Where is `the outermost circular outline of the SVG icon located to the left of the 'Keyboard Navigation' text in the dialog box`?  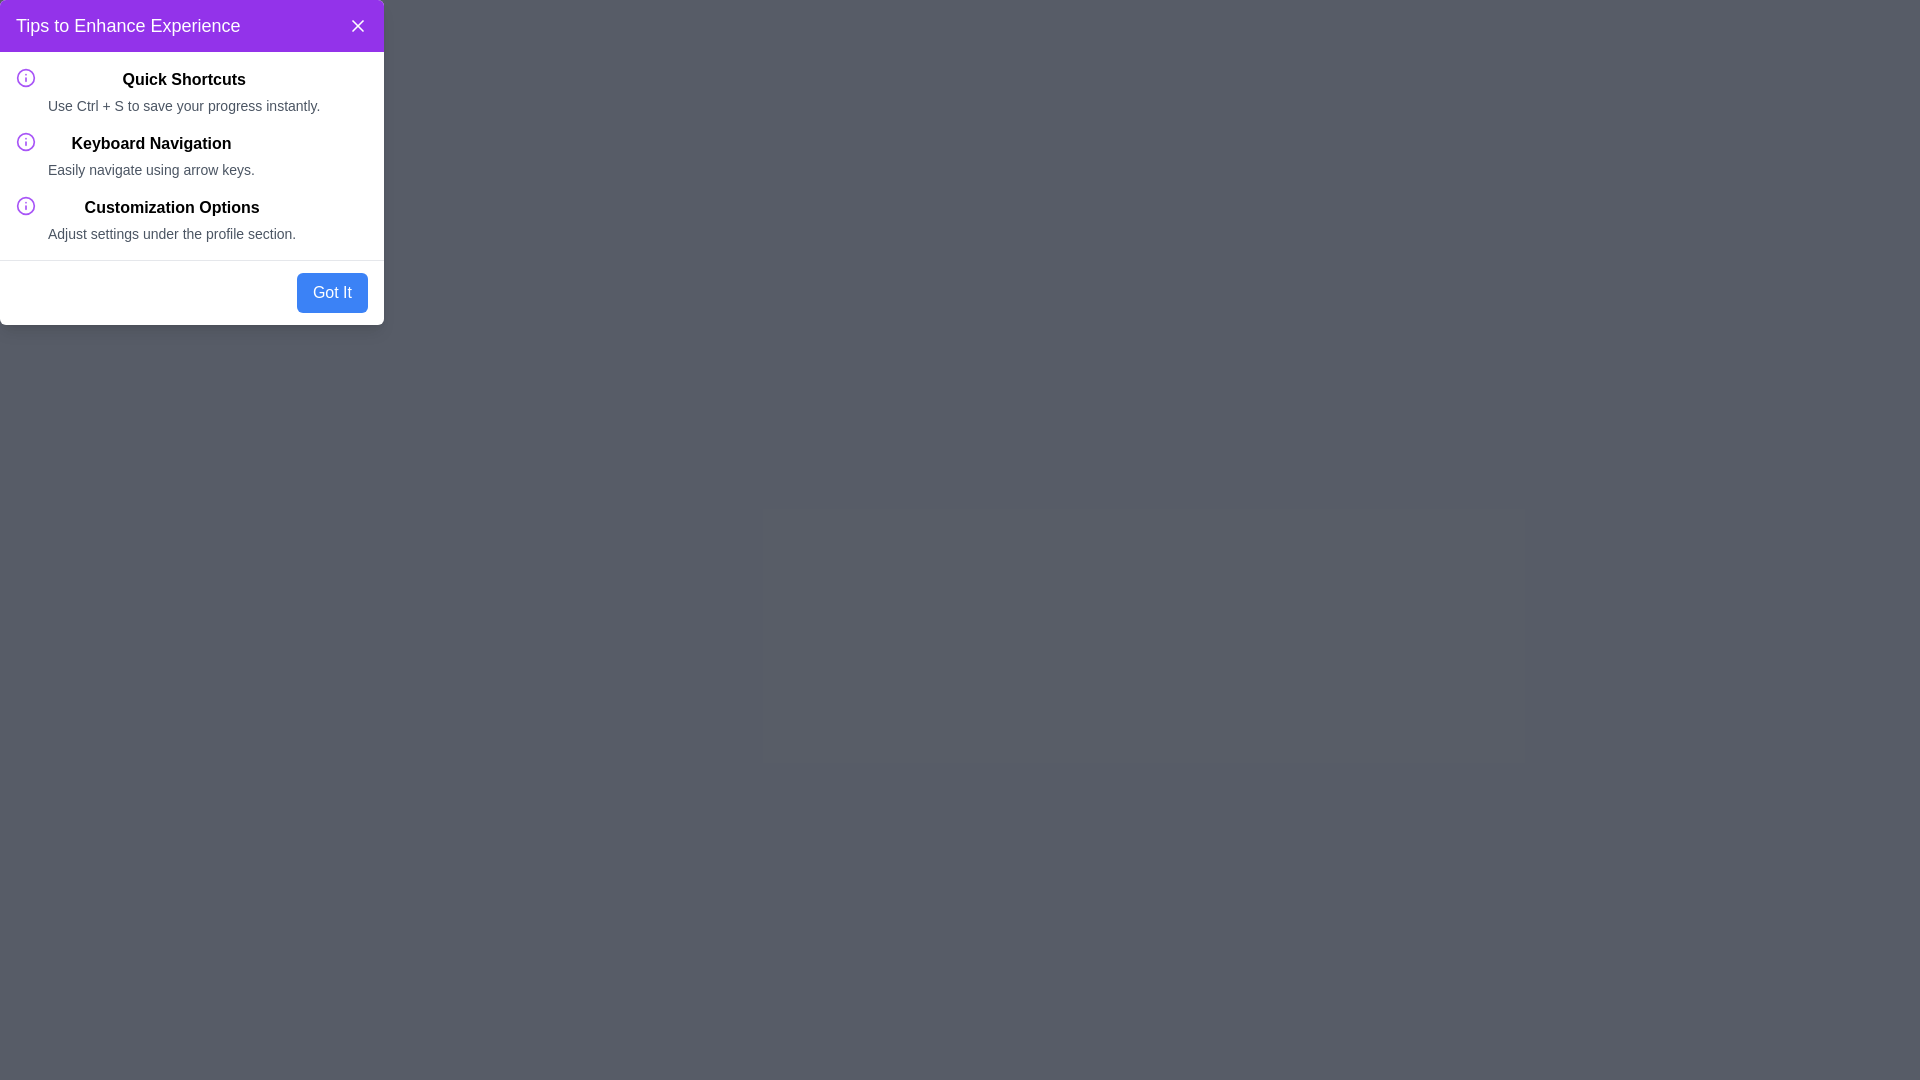 the outermost circular outline of the SVG icon located to the left of the 'Keyboard Navigation' text in the dialog box is located at coordinates (25, 141).